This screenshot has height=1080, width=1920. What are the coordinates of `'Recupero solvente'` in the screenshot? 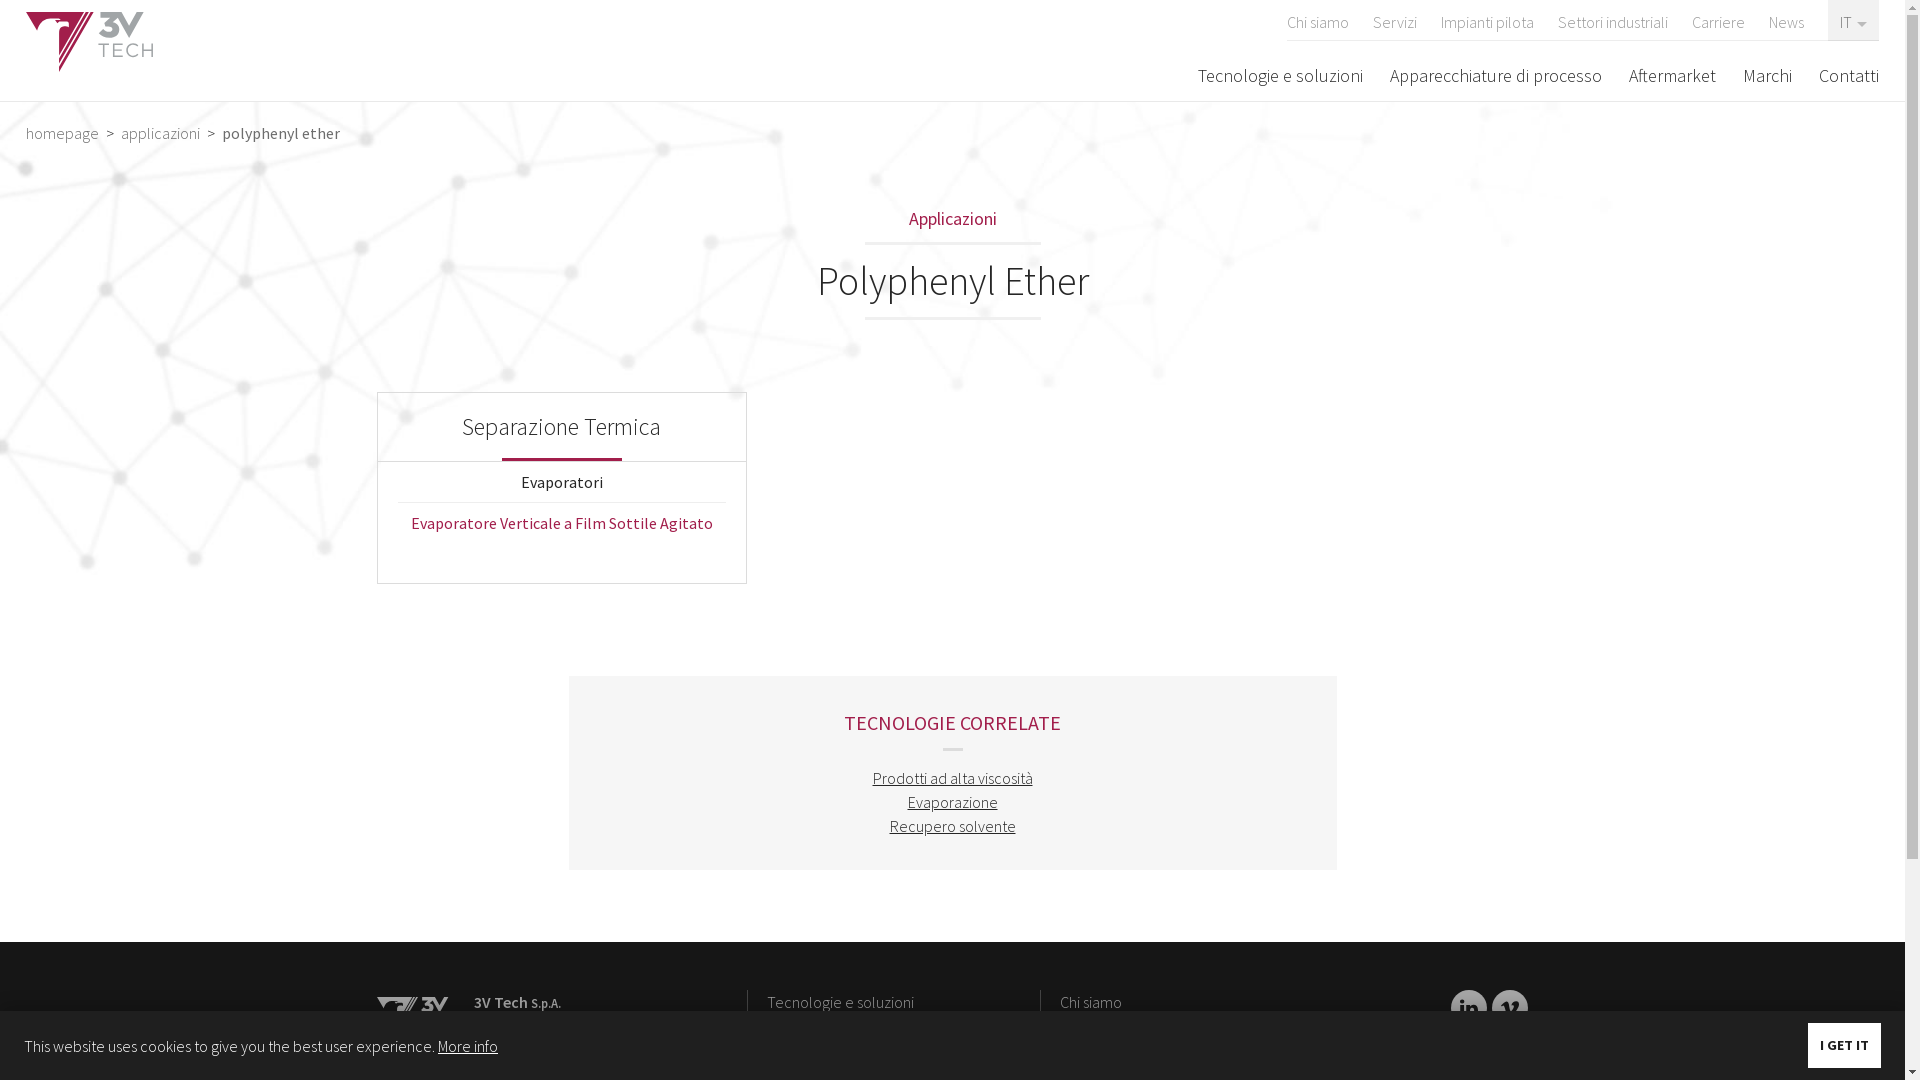 It's located at (888, 825).